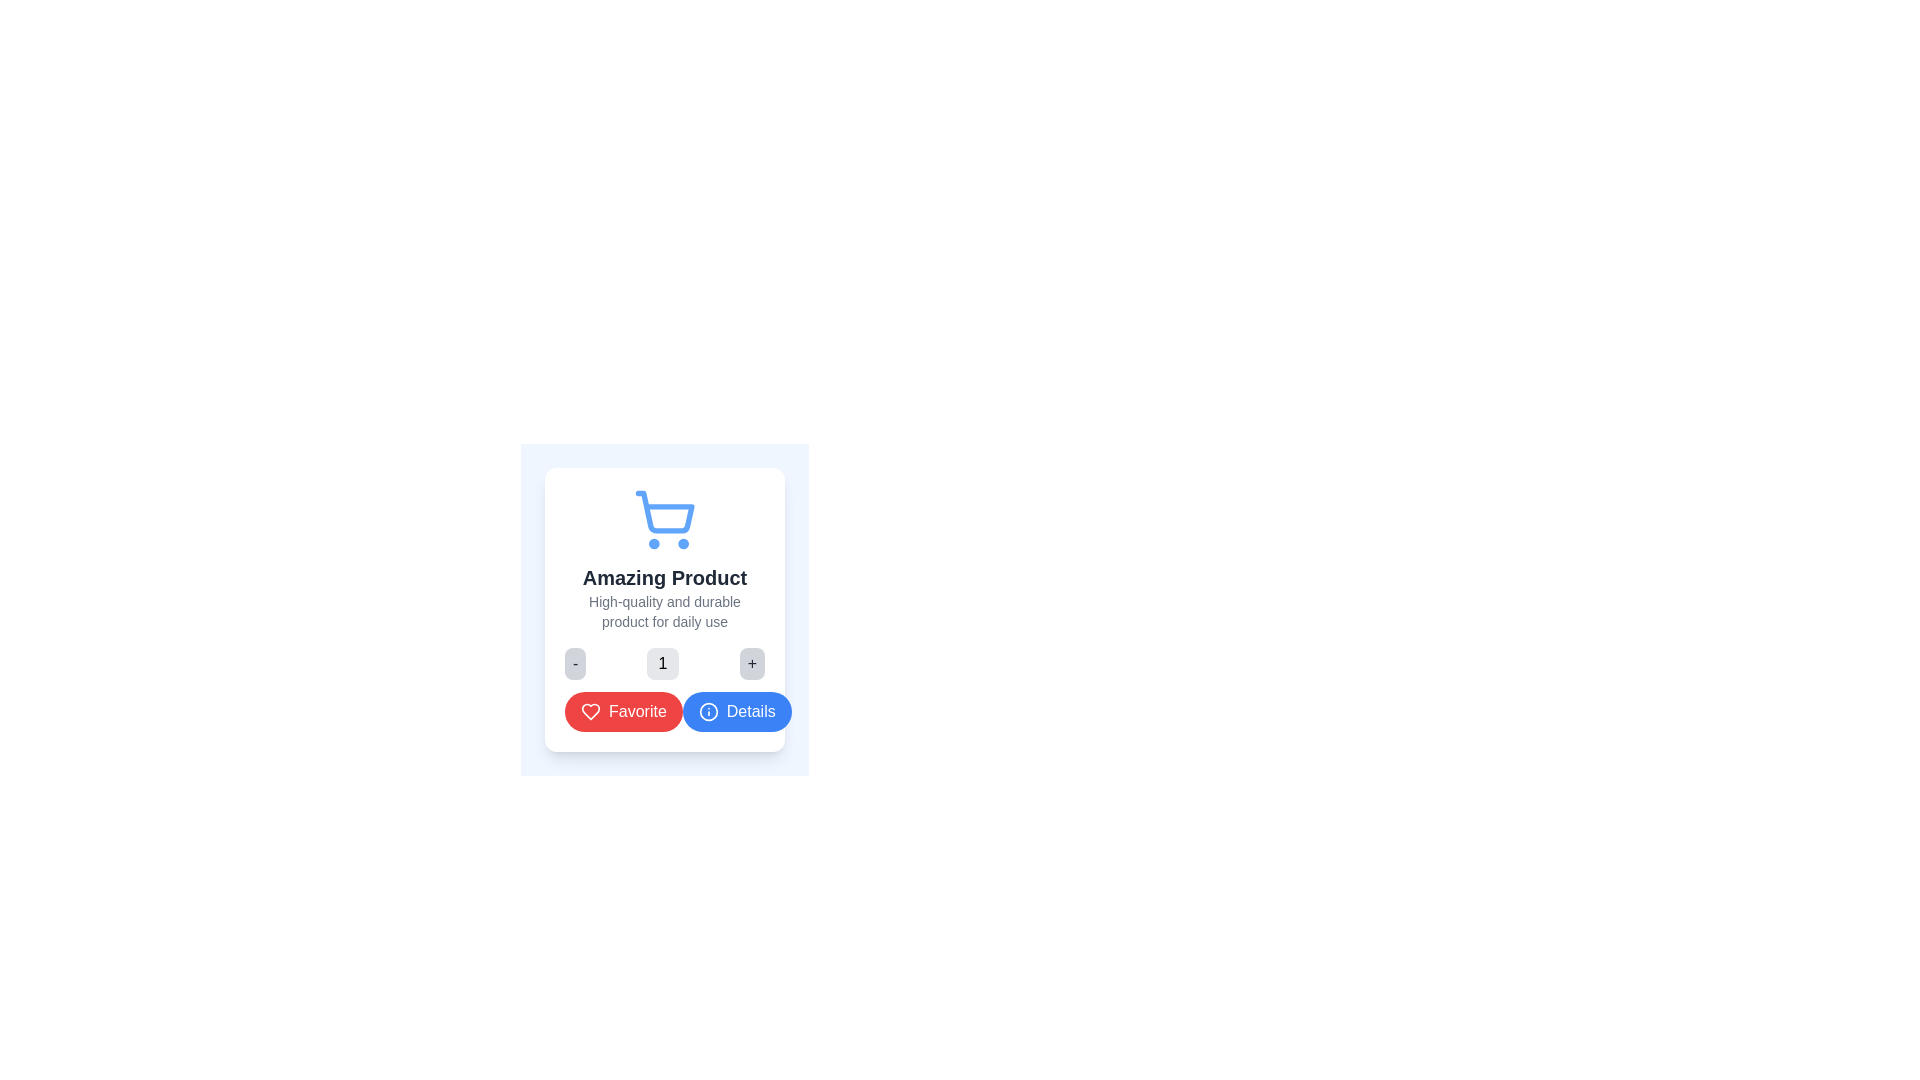 The image size is (1920, 1080). I want to click on the small square button with a rounded border, light gray background, and a '+' symbol, so click(751, 663).